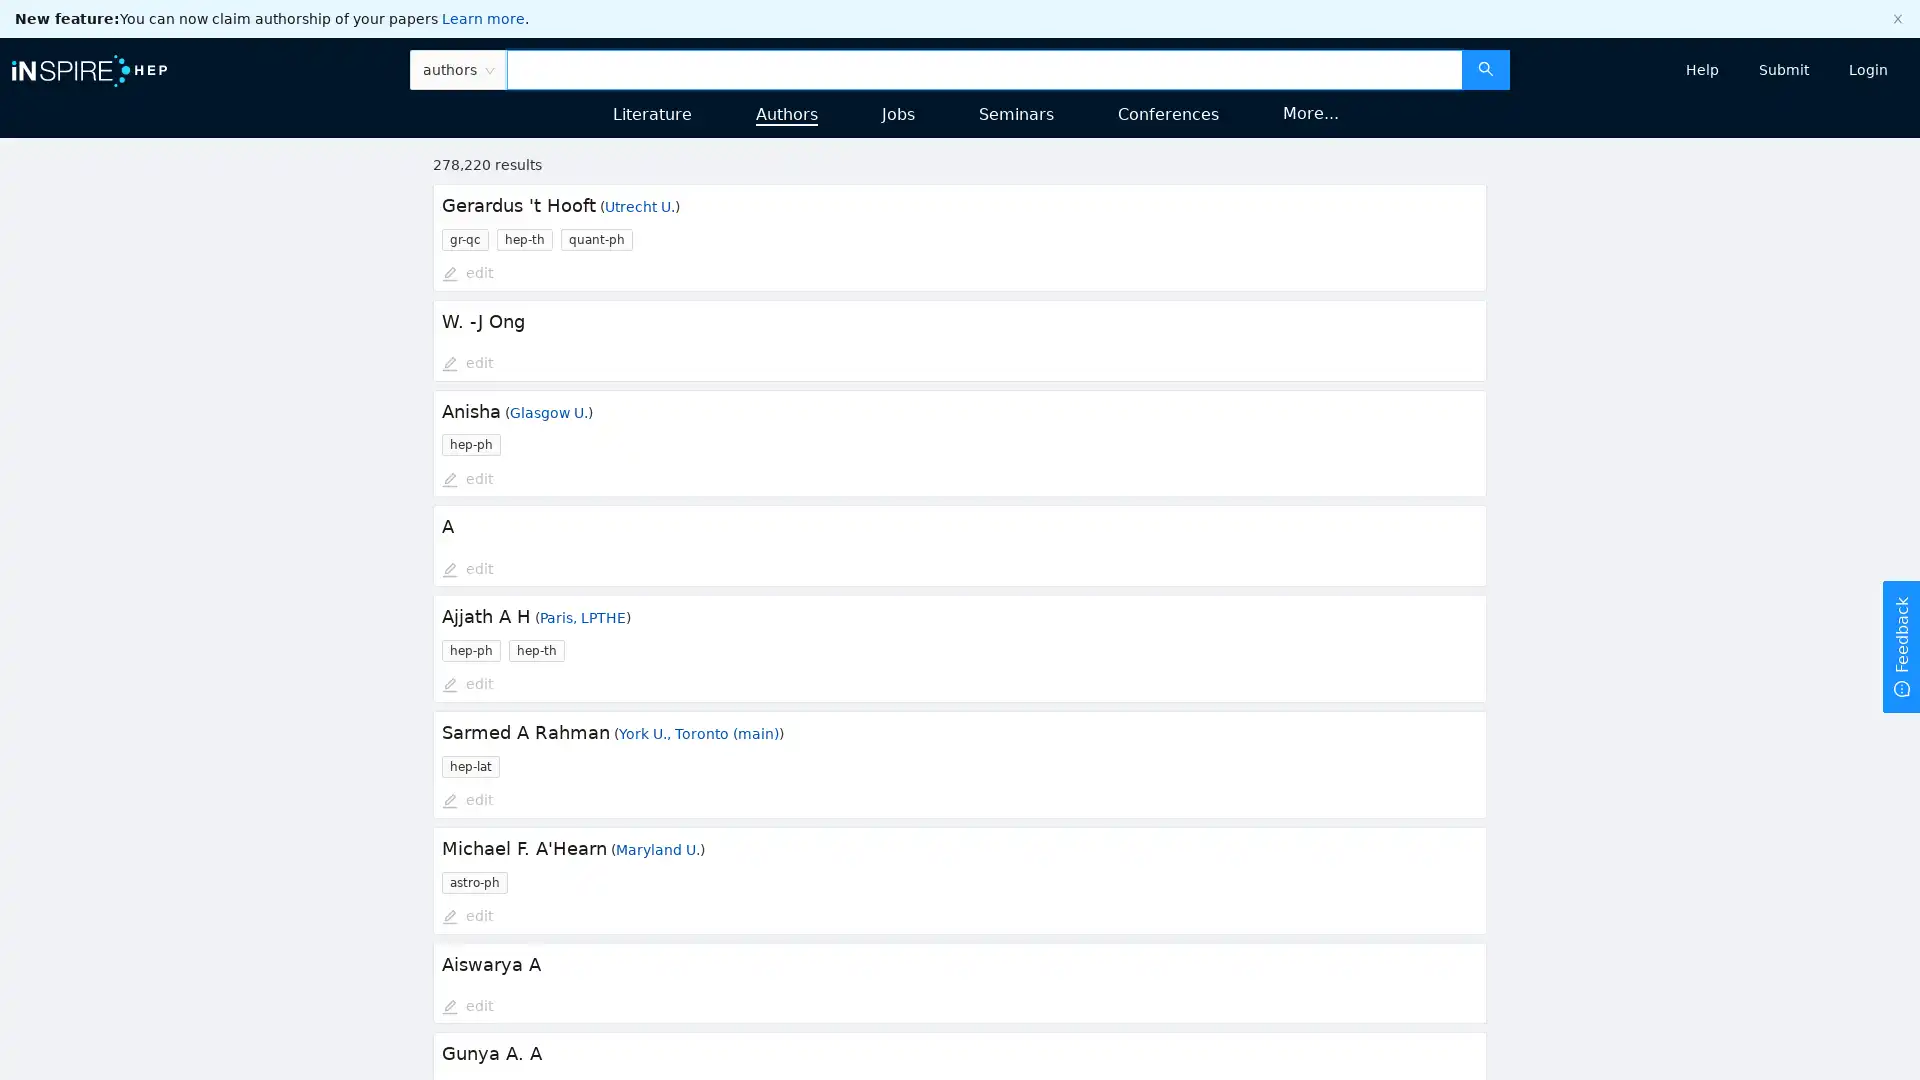 The width and height of the screenshot is (1920, 1080). Describe the element at coordinates (466, 363) in the screenshot. I see `edit edit` at that location.